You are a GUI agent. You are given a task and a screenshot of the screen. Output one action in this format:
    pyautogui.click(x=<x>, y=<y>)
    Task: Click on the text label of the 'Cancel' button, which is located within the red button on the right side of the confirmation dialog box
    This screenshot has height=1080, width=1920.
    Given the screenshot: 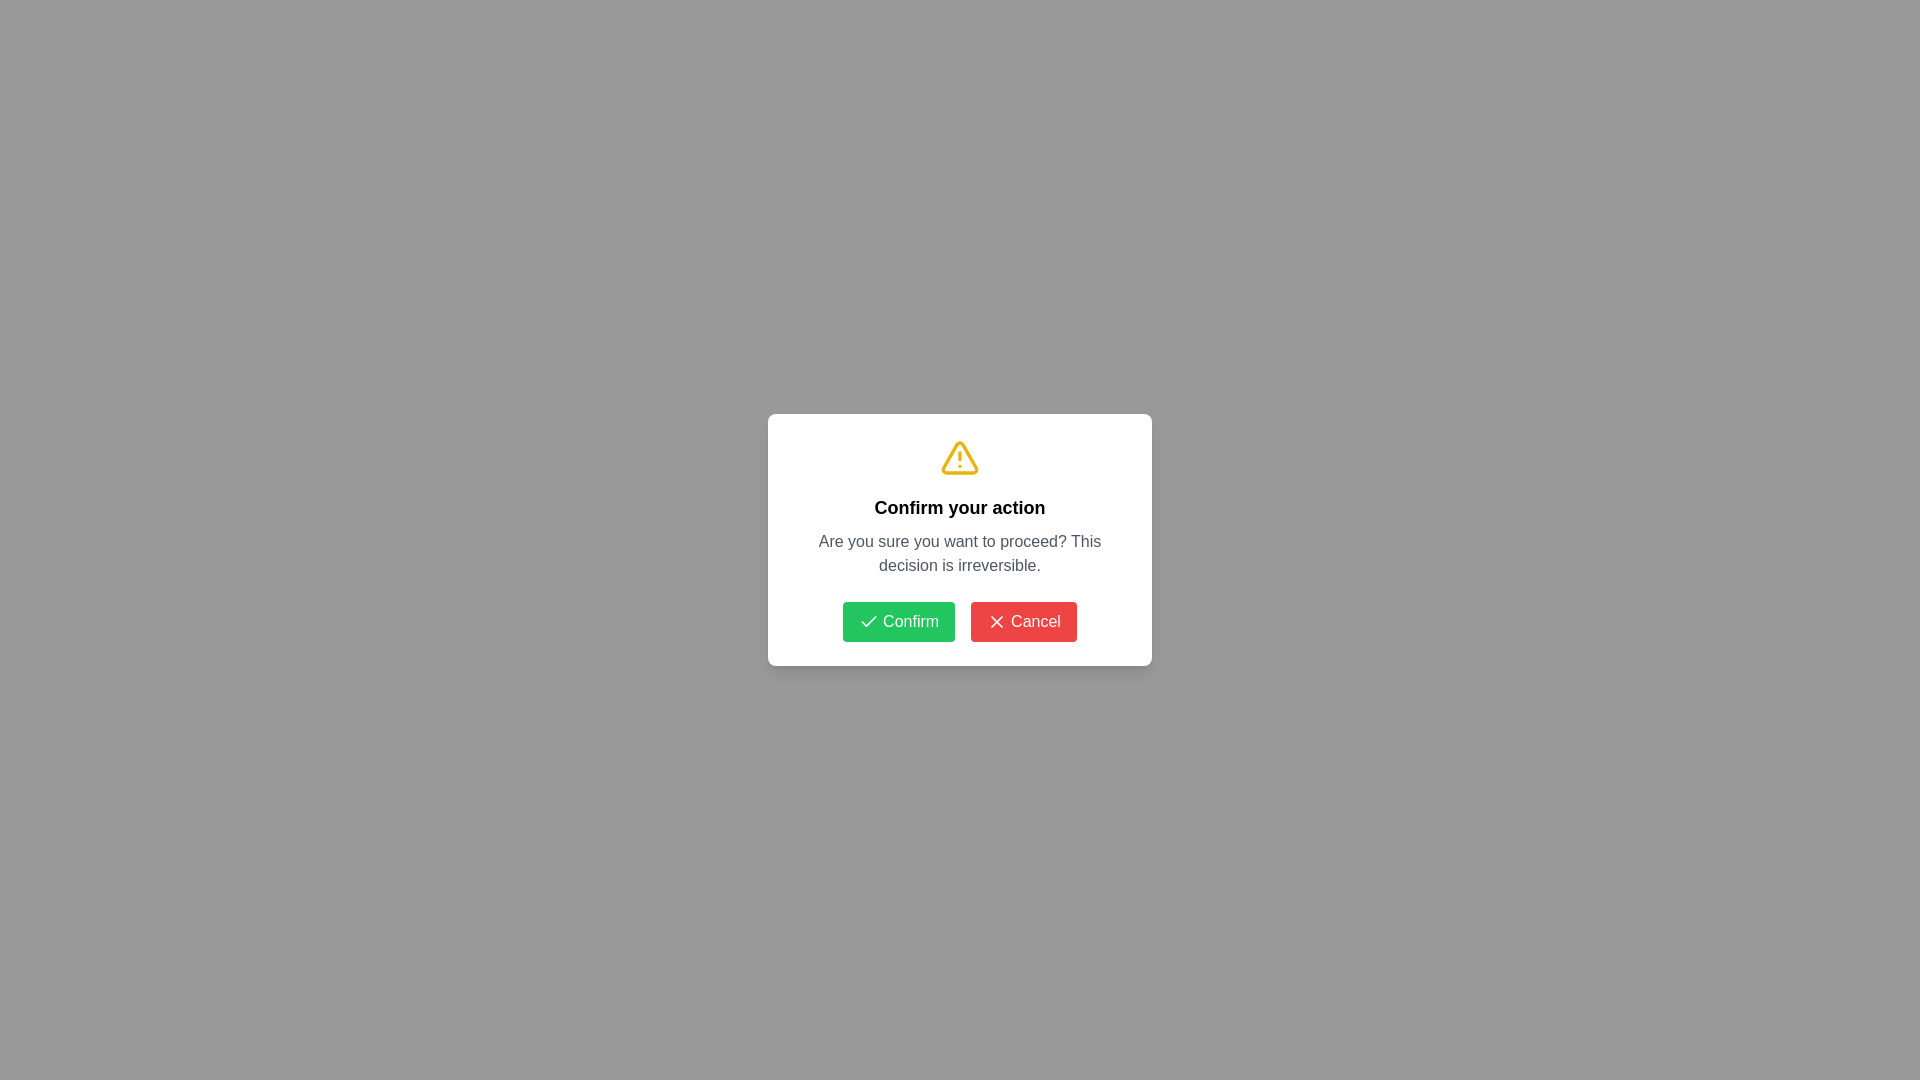 What is the action you would take?
    pyautogui.click(x=1036, y=620)
    